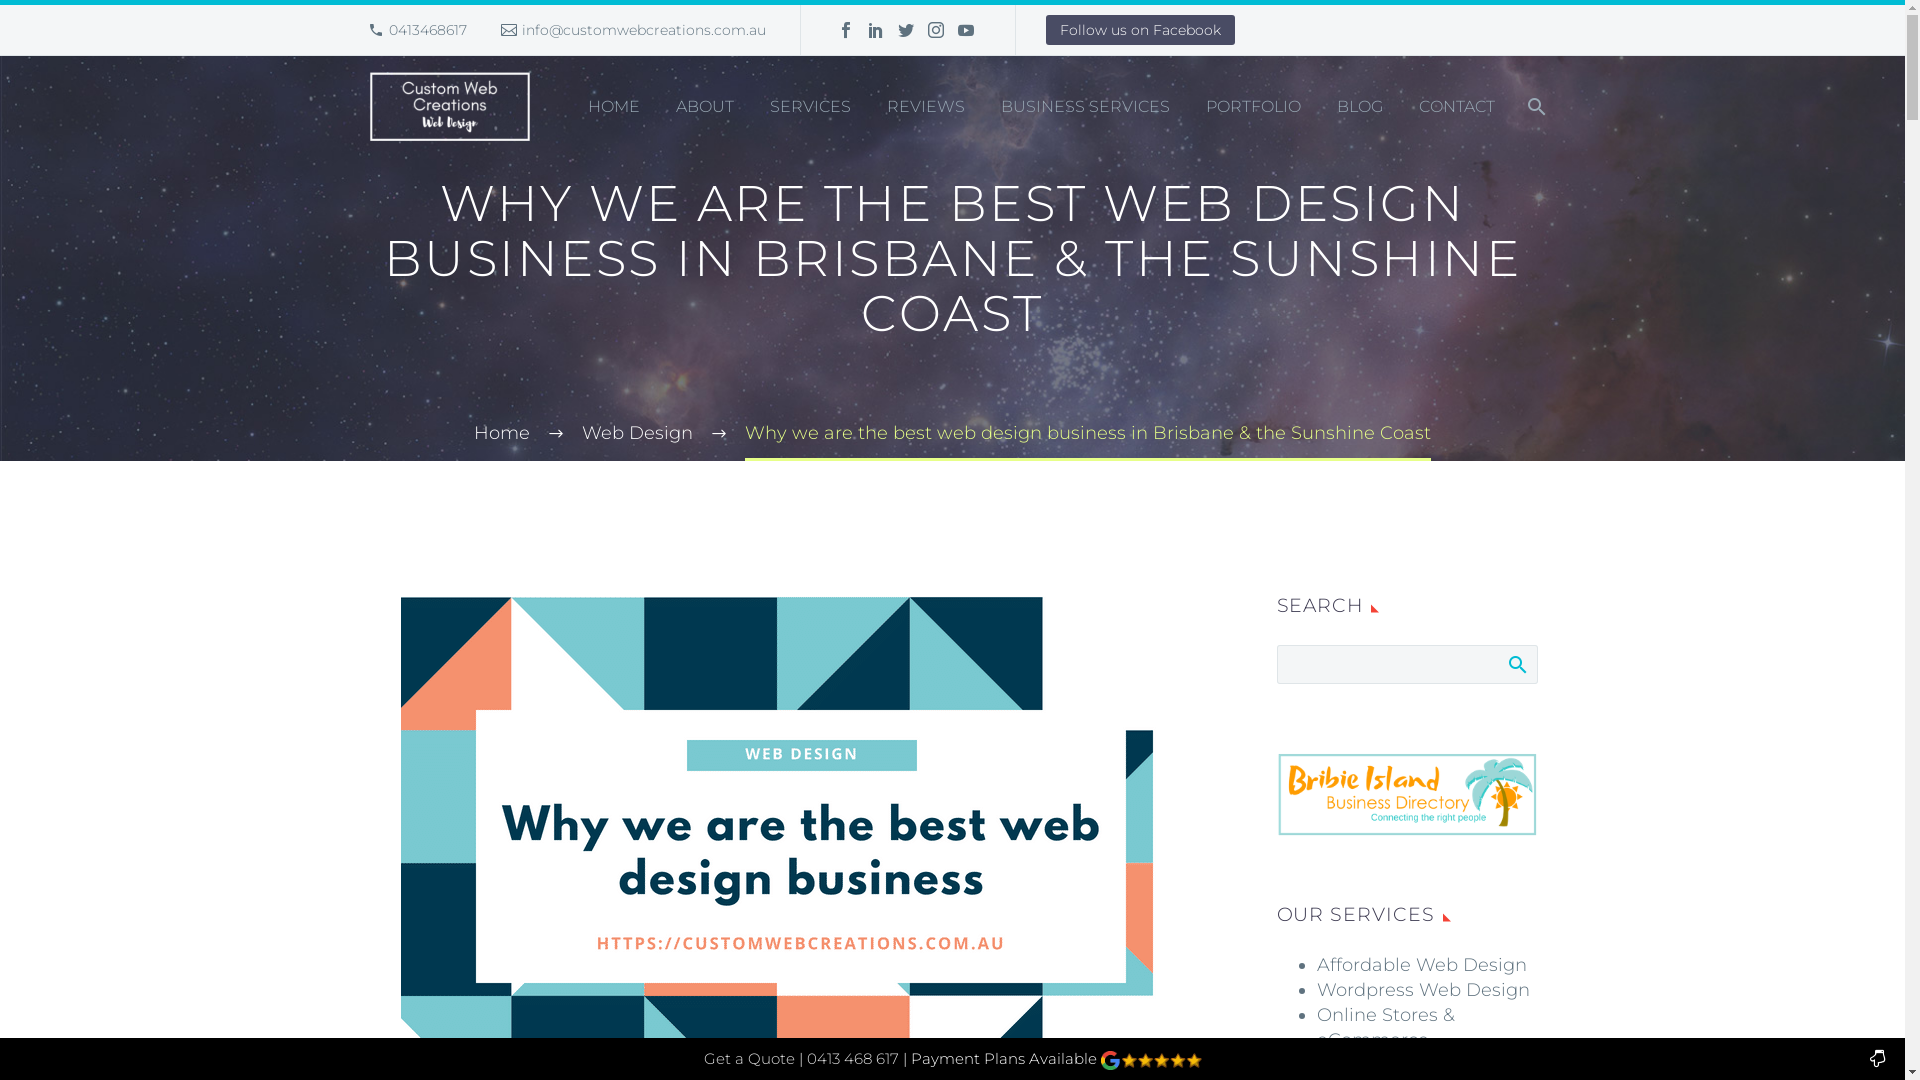 The width and height of the screenshot is (1920, 1080). What do you see at coordinates (1084, 107) in the screenshot?
I see `'BUSINESS SERVICES'` at bounding box center [1084, 107].